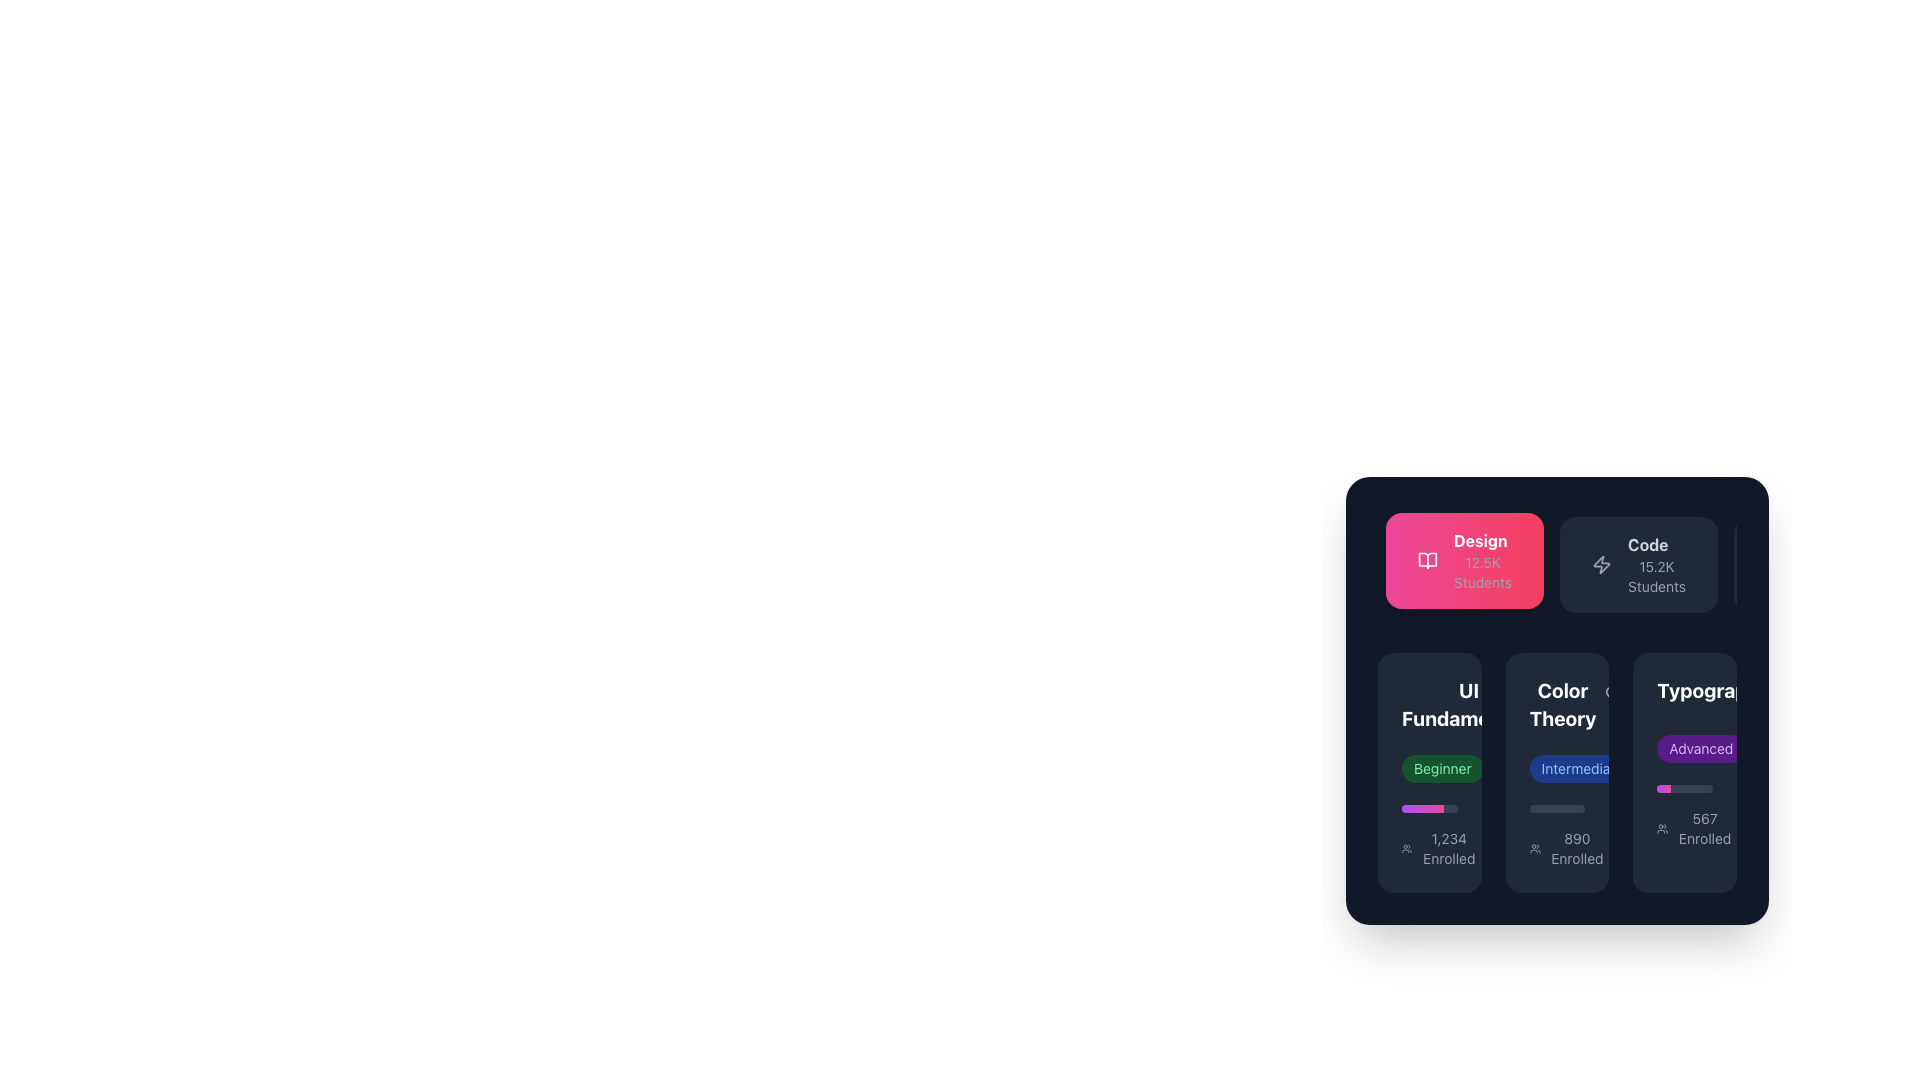  What do you see at coordinates (1440, 848) in the screenshot?
I see `the Text Display with Icon that shows the enrollment count, which is located in the bottom-left section of the 'UI Fundamentals' card` at bounding box center [1440, 848].